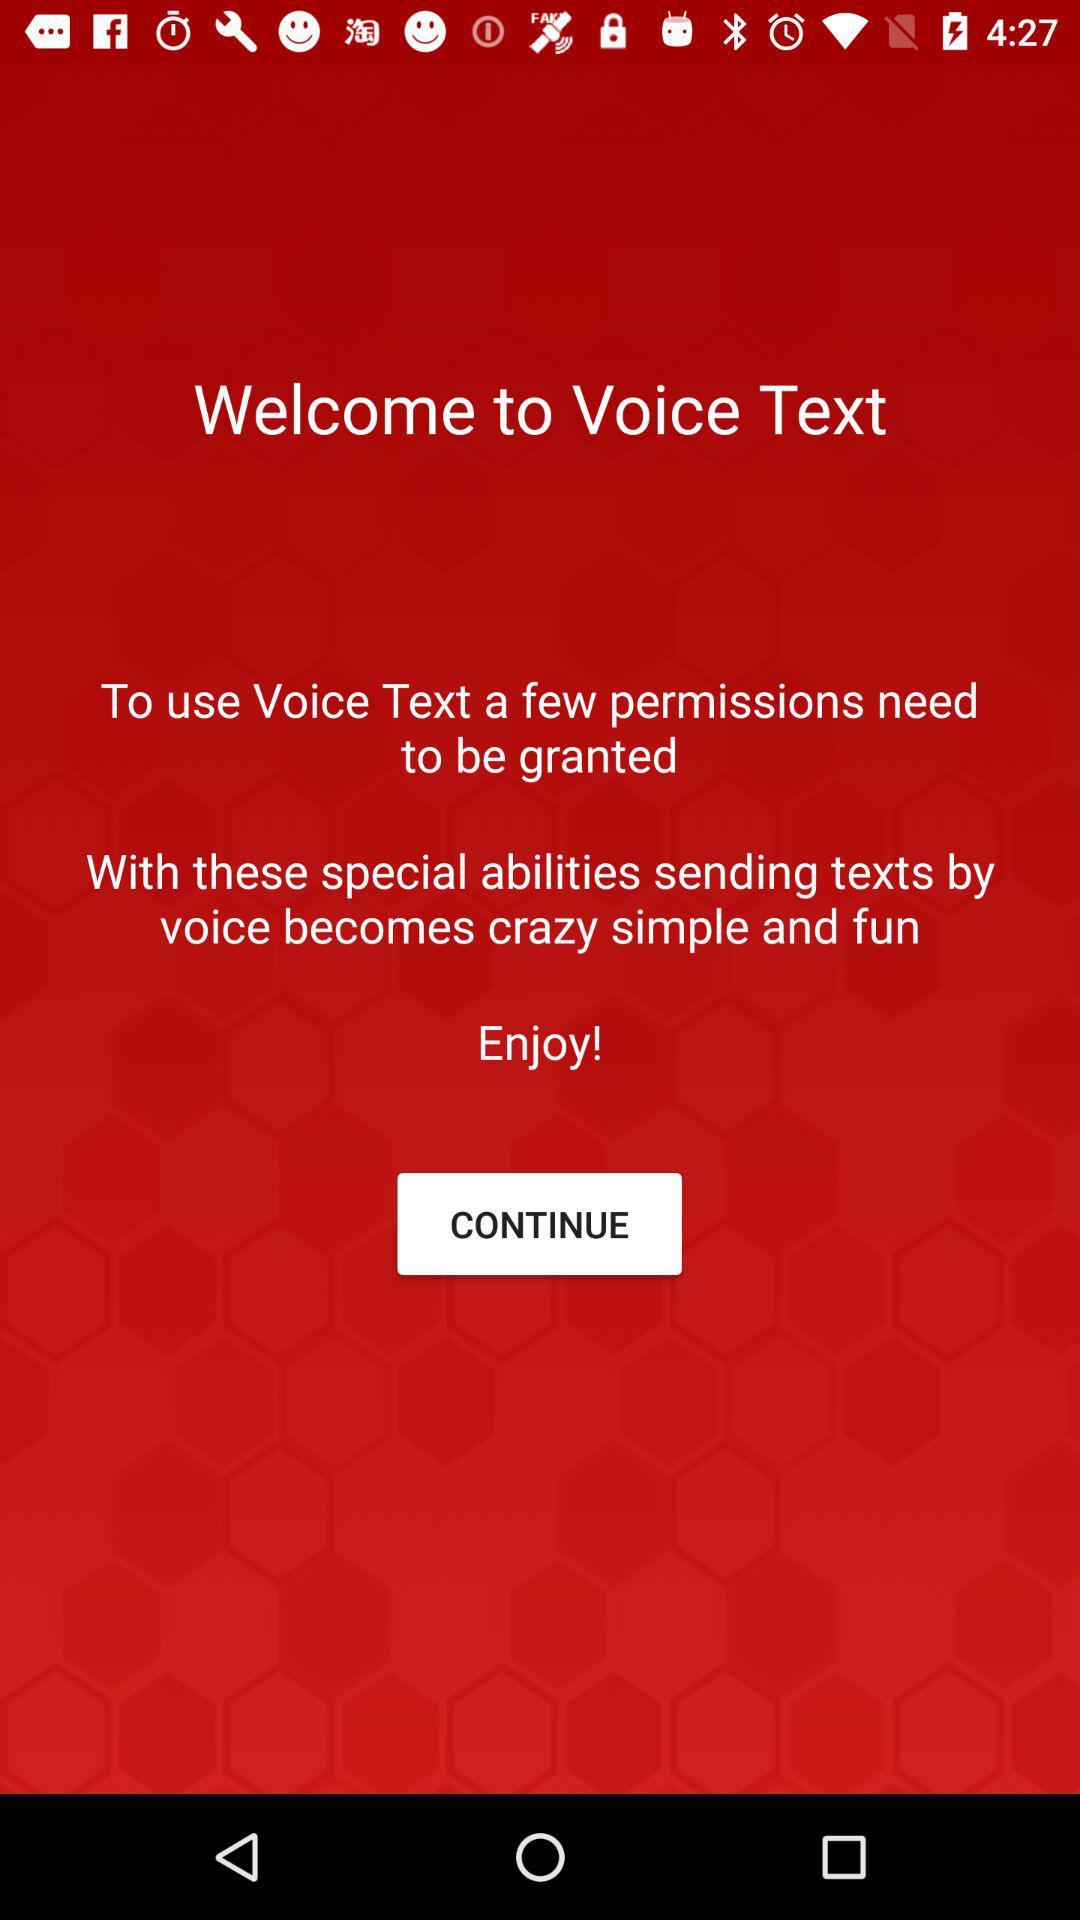 Image resolution: width=1080 pixels, height=1920 pixels. What do you see at coordinates (538, 1223) in the screenshot?
I see `continue icon` at bounding box center [538, 1223].